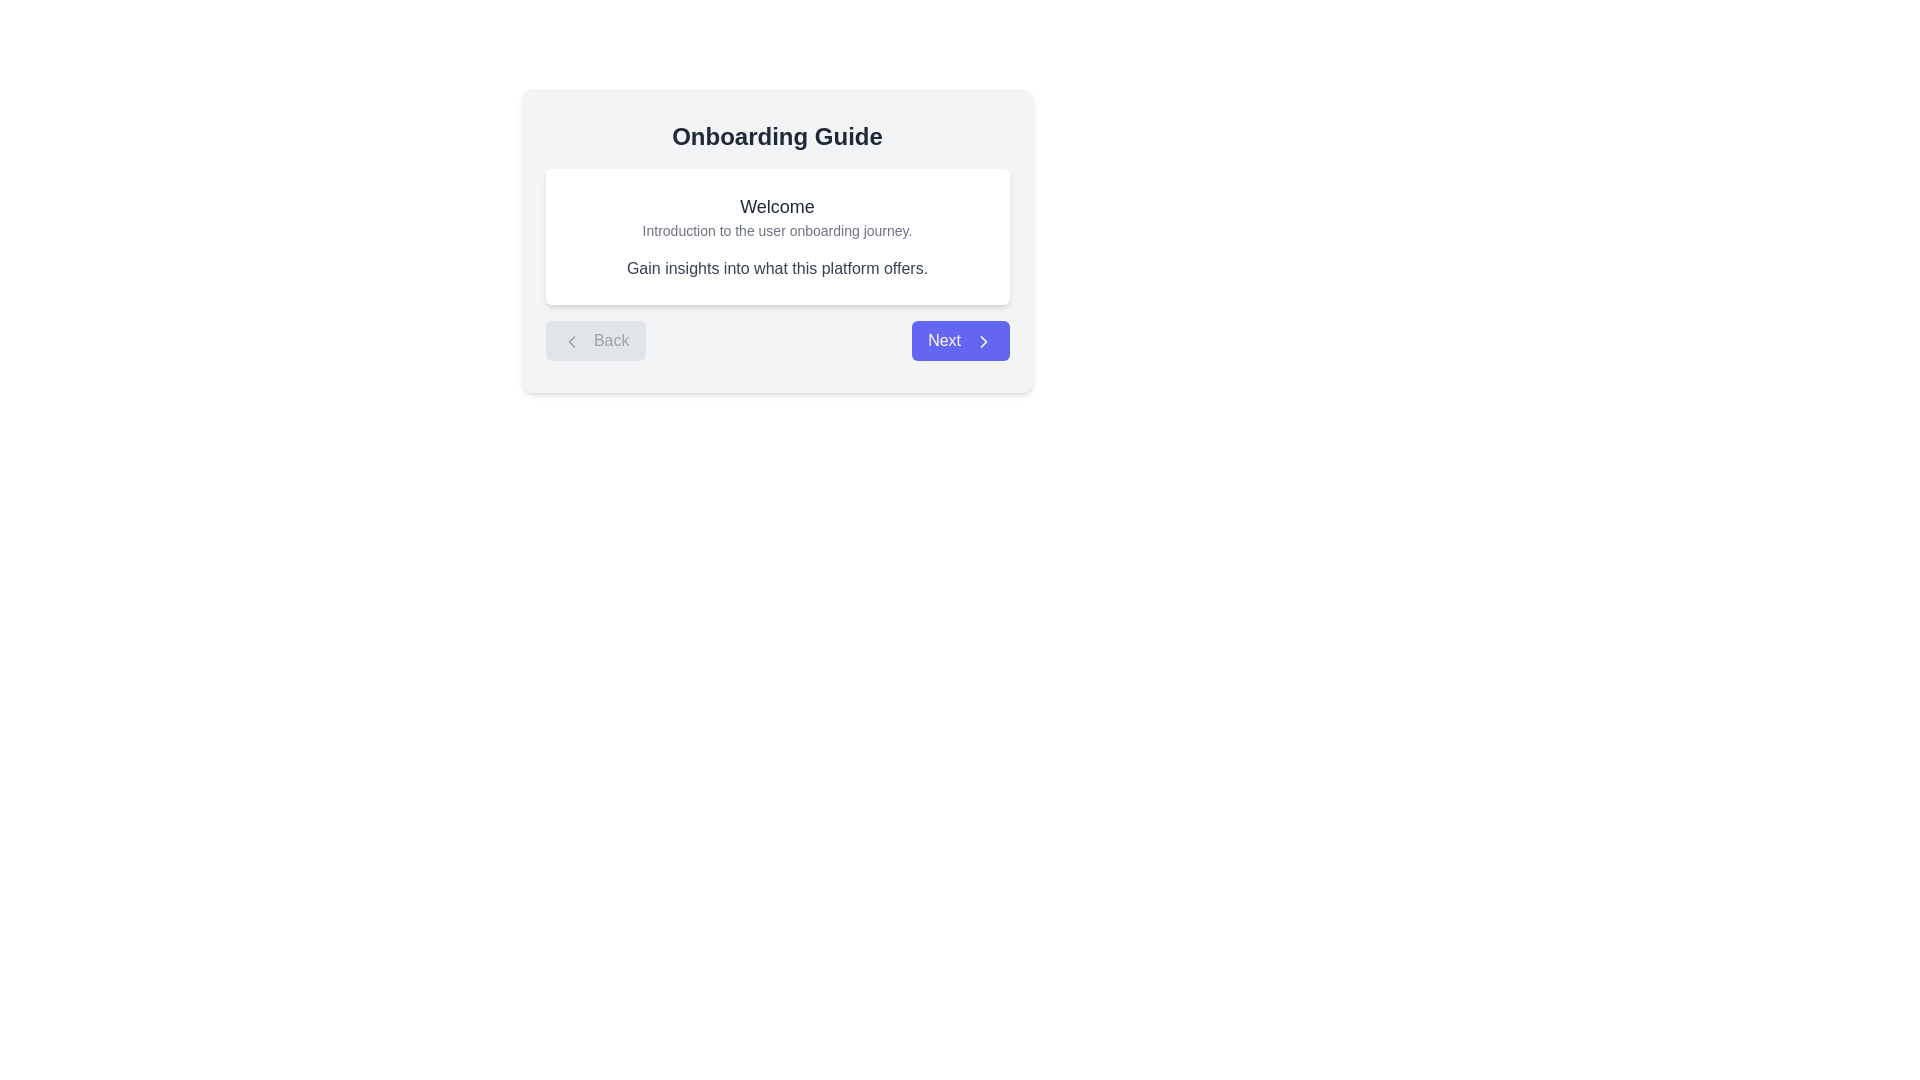 The width and height of the screenshot is (1920, 1080). Describe the element at coordinates (776, 268) in the screenshot. I see `the static text label that provides additional details about the platform, located below the subtitle 'Introduction to the user onboarding journey.'` at that location.